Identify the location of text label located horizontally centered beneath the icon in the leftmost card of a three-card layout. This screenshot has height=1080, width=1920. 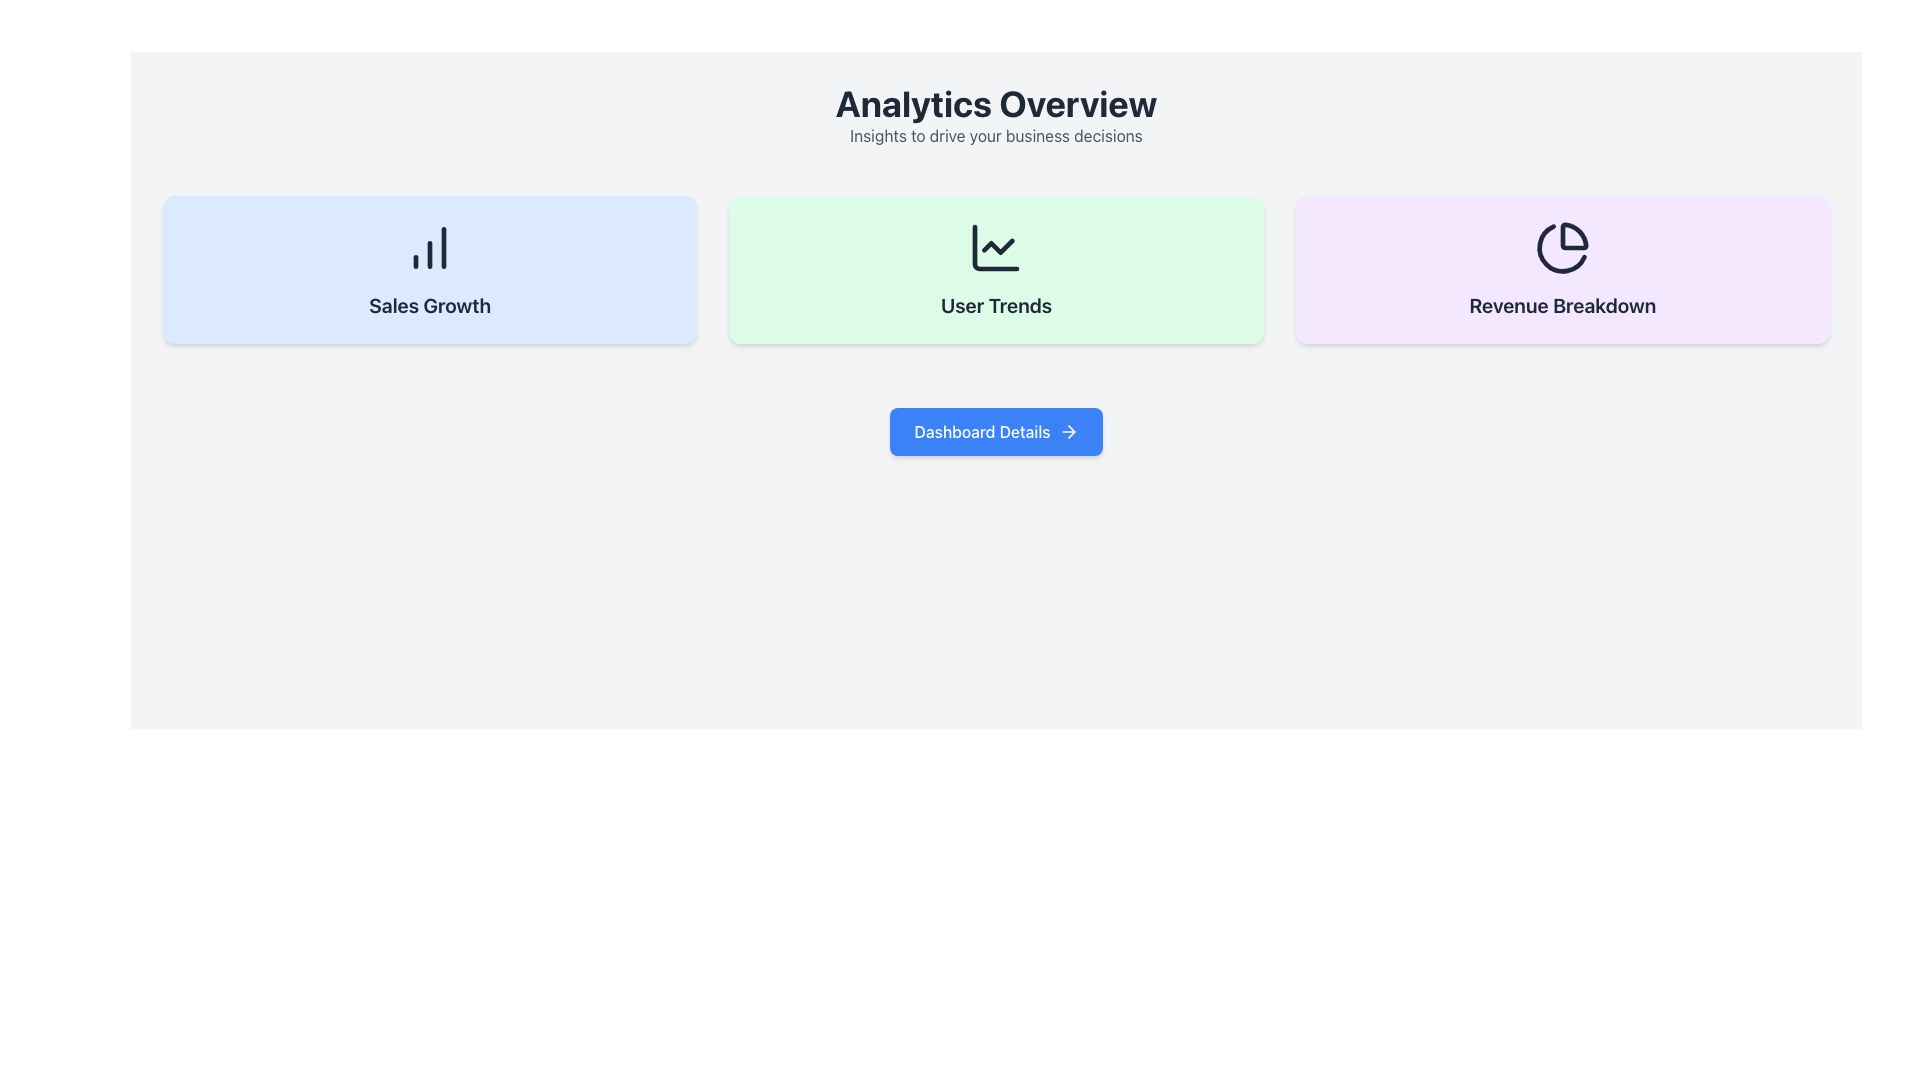
(429, 305).